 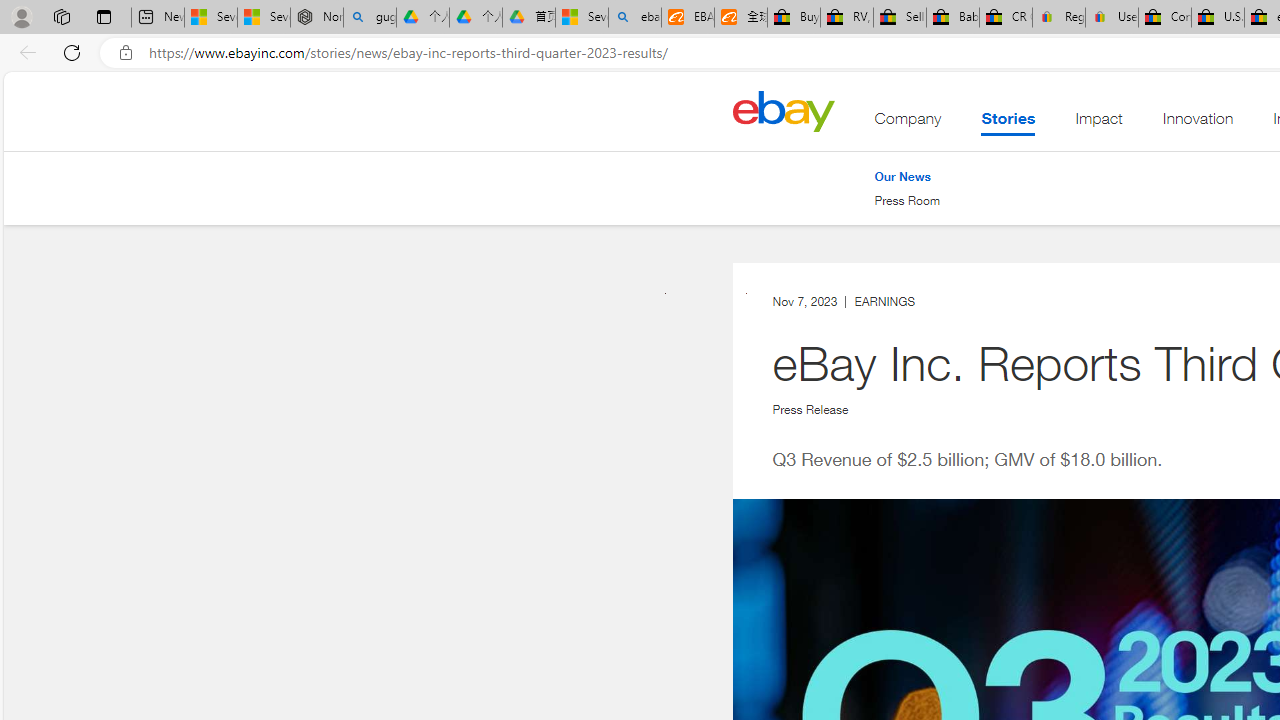 What do you see at coordinates (103, 16) in the screenshot?
I see `'Tab actions menu'` at bounding box center [103, 16].